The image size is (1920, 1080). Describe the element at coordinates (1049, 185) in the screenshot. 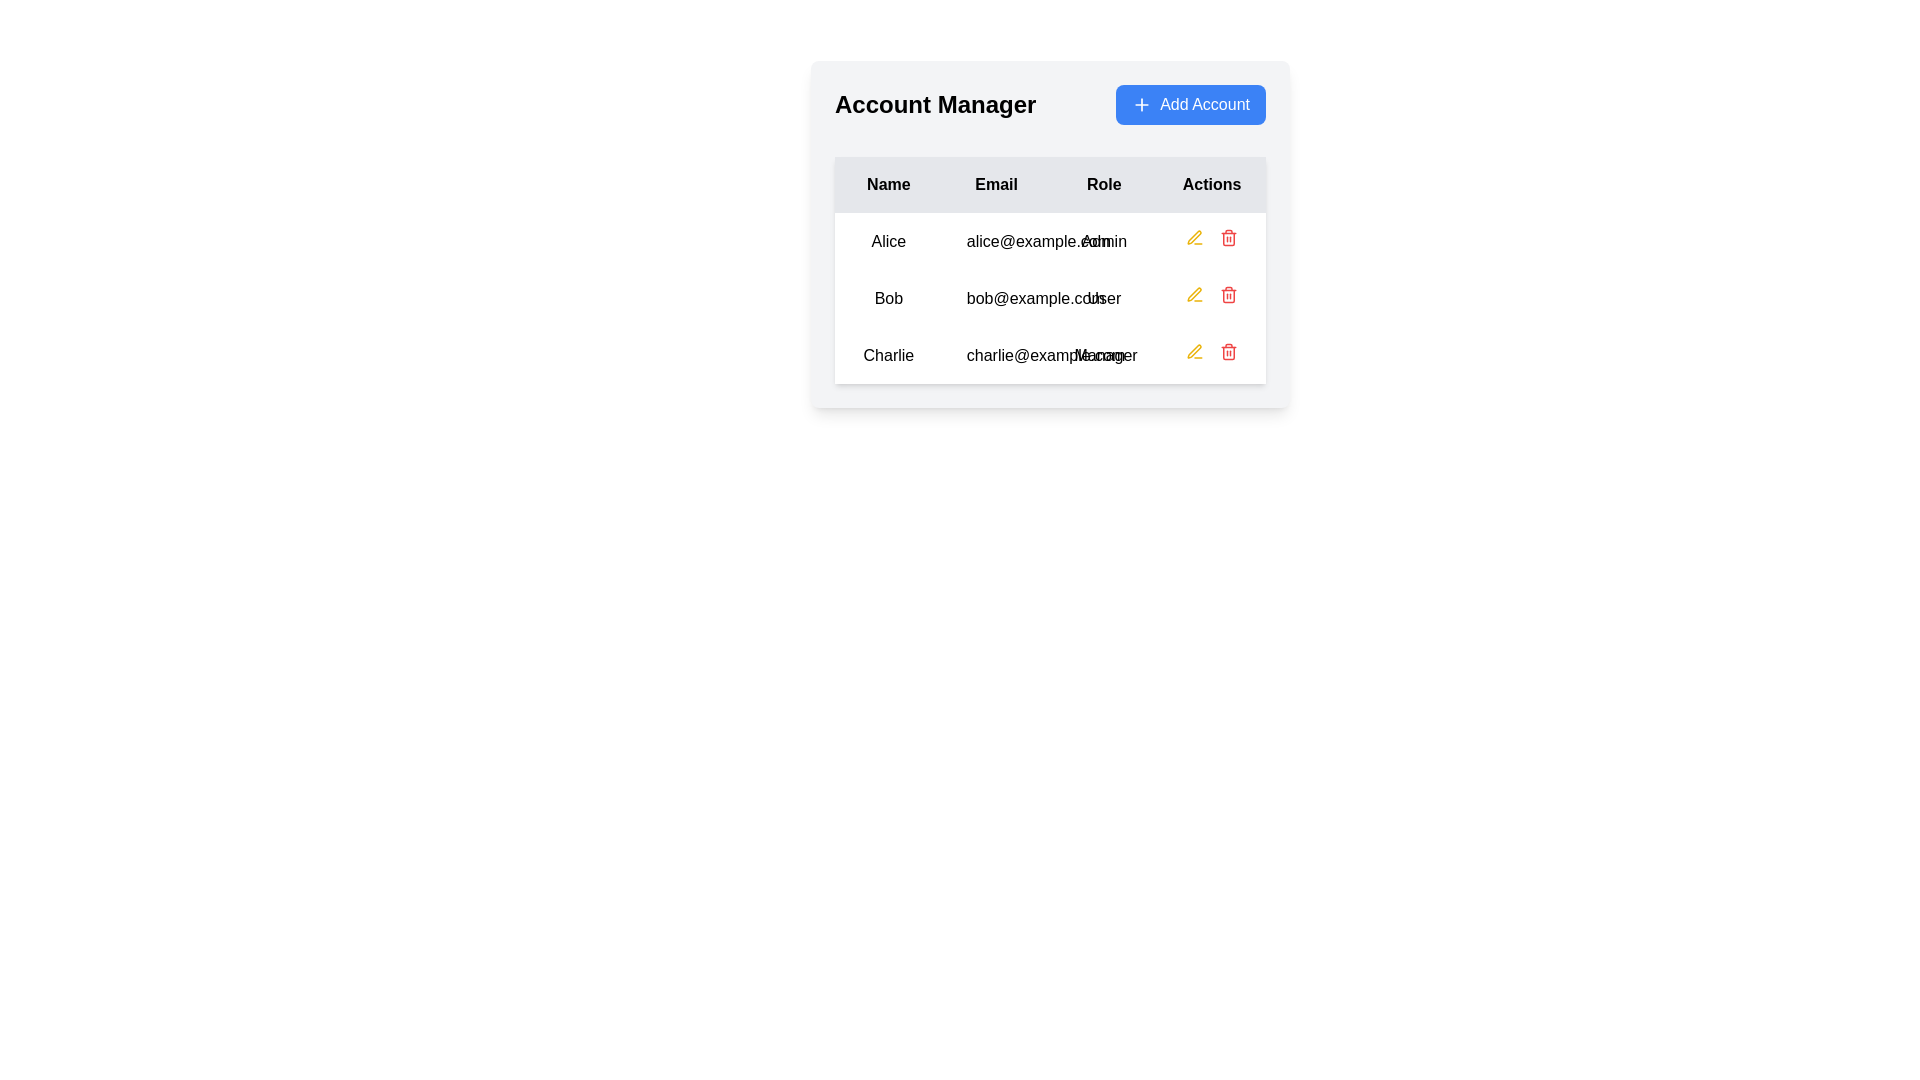

I see `the Table Header element that delineates the columns of the table below for reading` at that location.